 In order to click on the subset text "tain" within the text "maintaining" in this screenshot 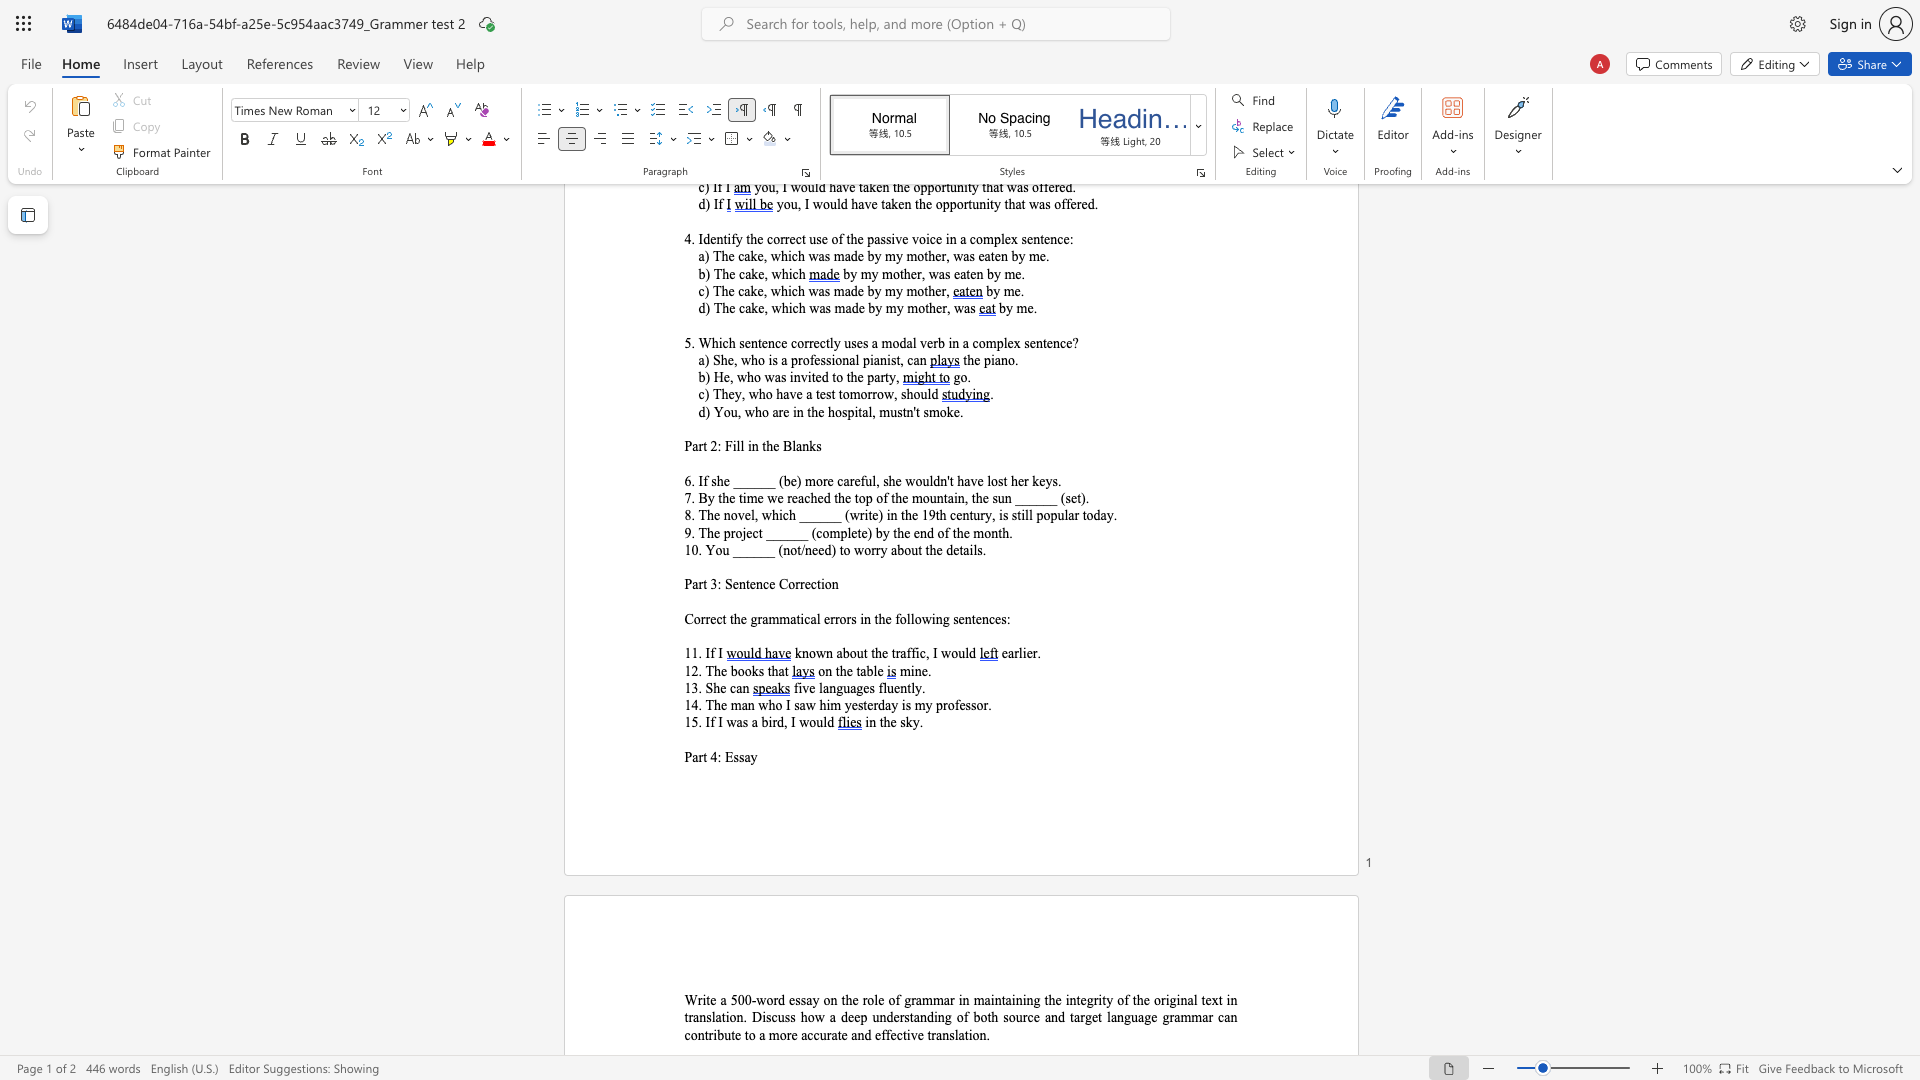, I will do `click(1001, 1000)`.